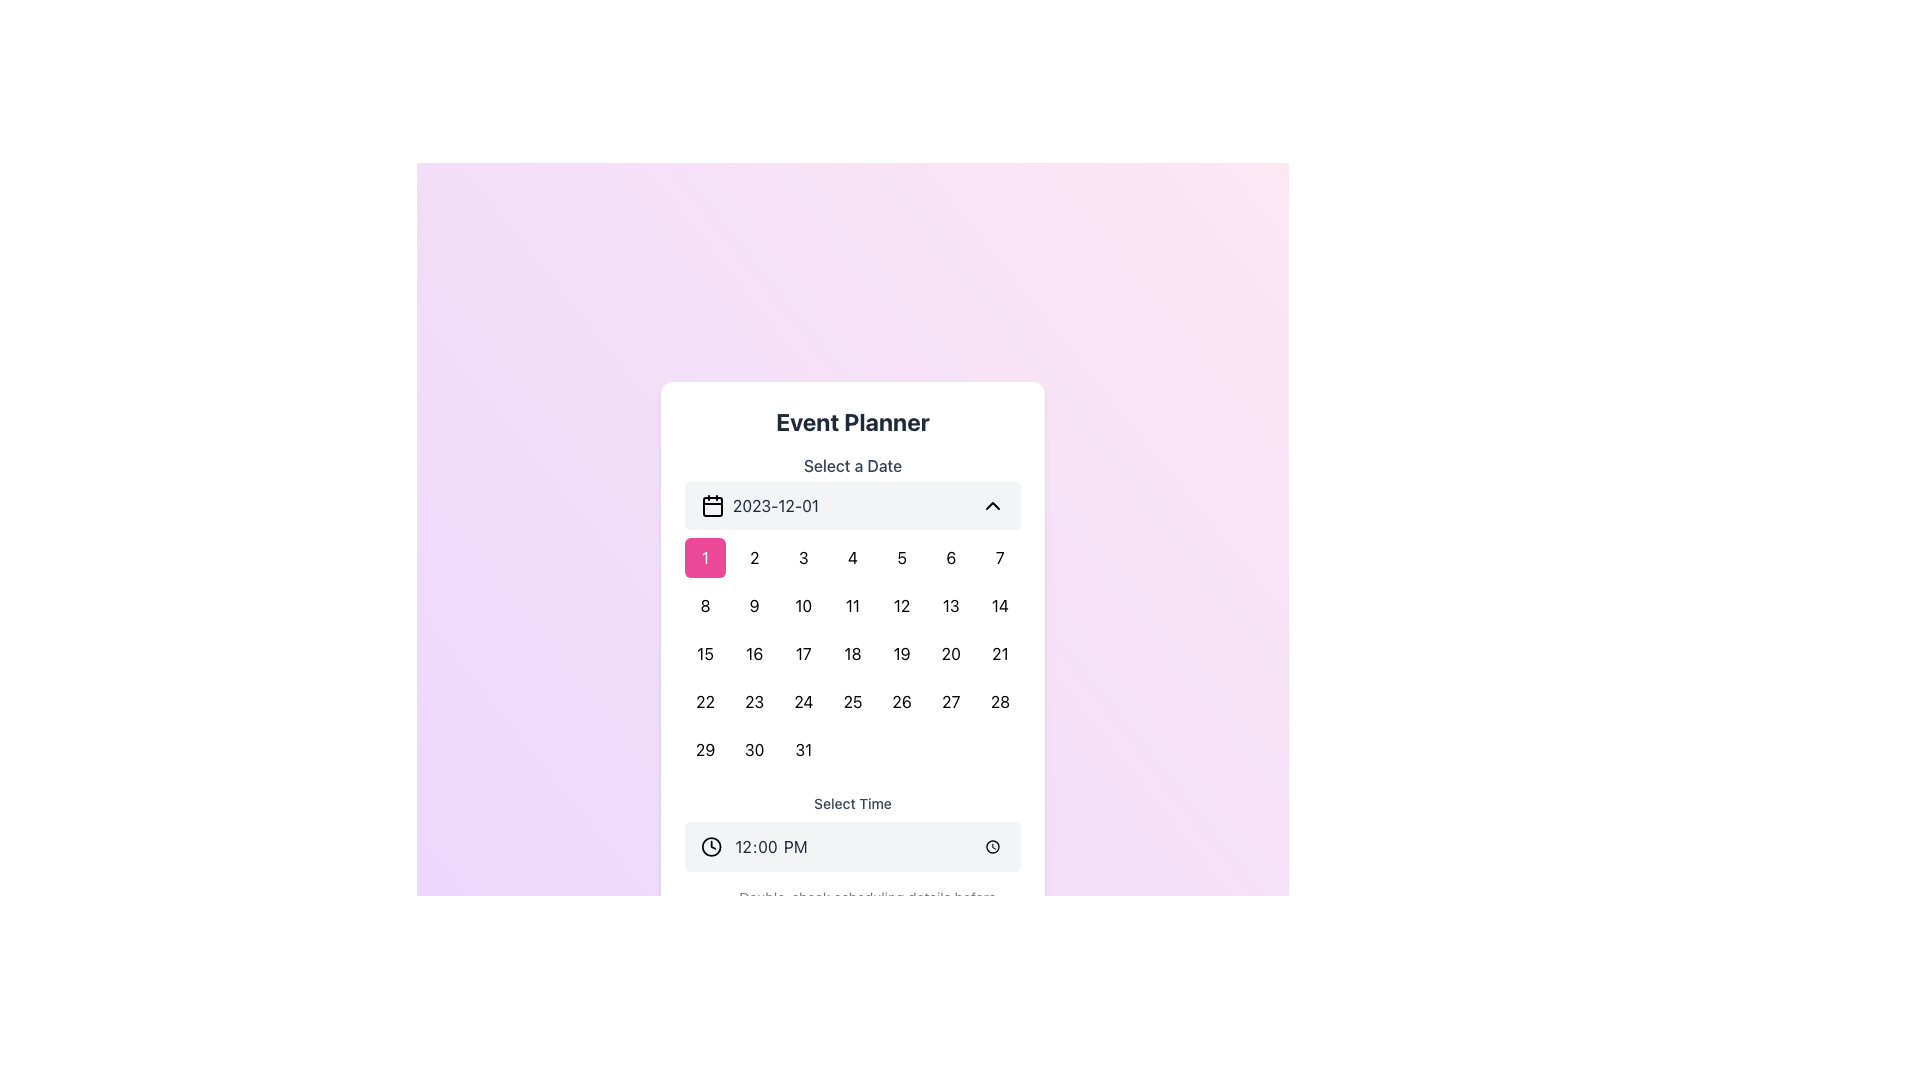 The height and width of the screenshot is (1080, 1920). Describe the element at coordinates (753, 604) in the screenshot. I see `the button representing day '9' on the calendar to observe hover effects` at that location.